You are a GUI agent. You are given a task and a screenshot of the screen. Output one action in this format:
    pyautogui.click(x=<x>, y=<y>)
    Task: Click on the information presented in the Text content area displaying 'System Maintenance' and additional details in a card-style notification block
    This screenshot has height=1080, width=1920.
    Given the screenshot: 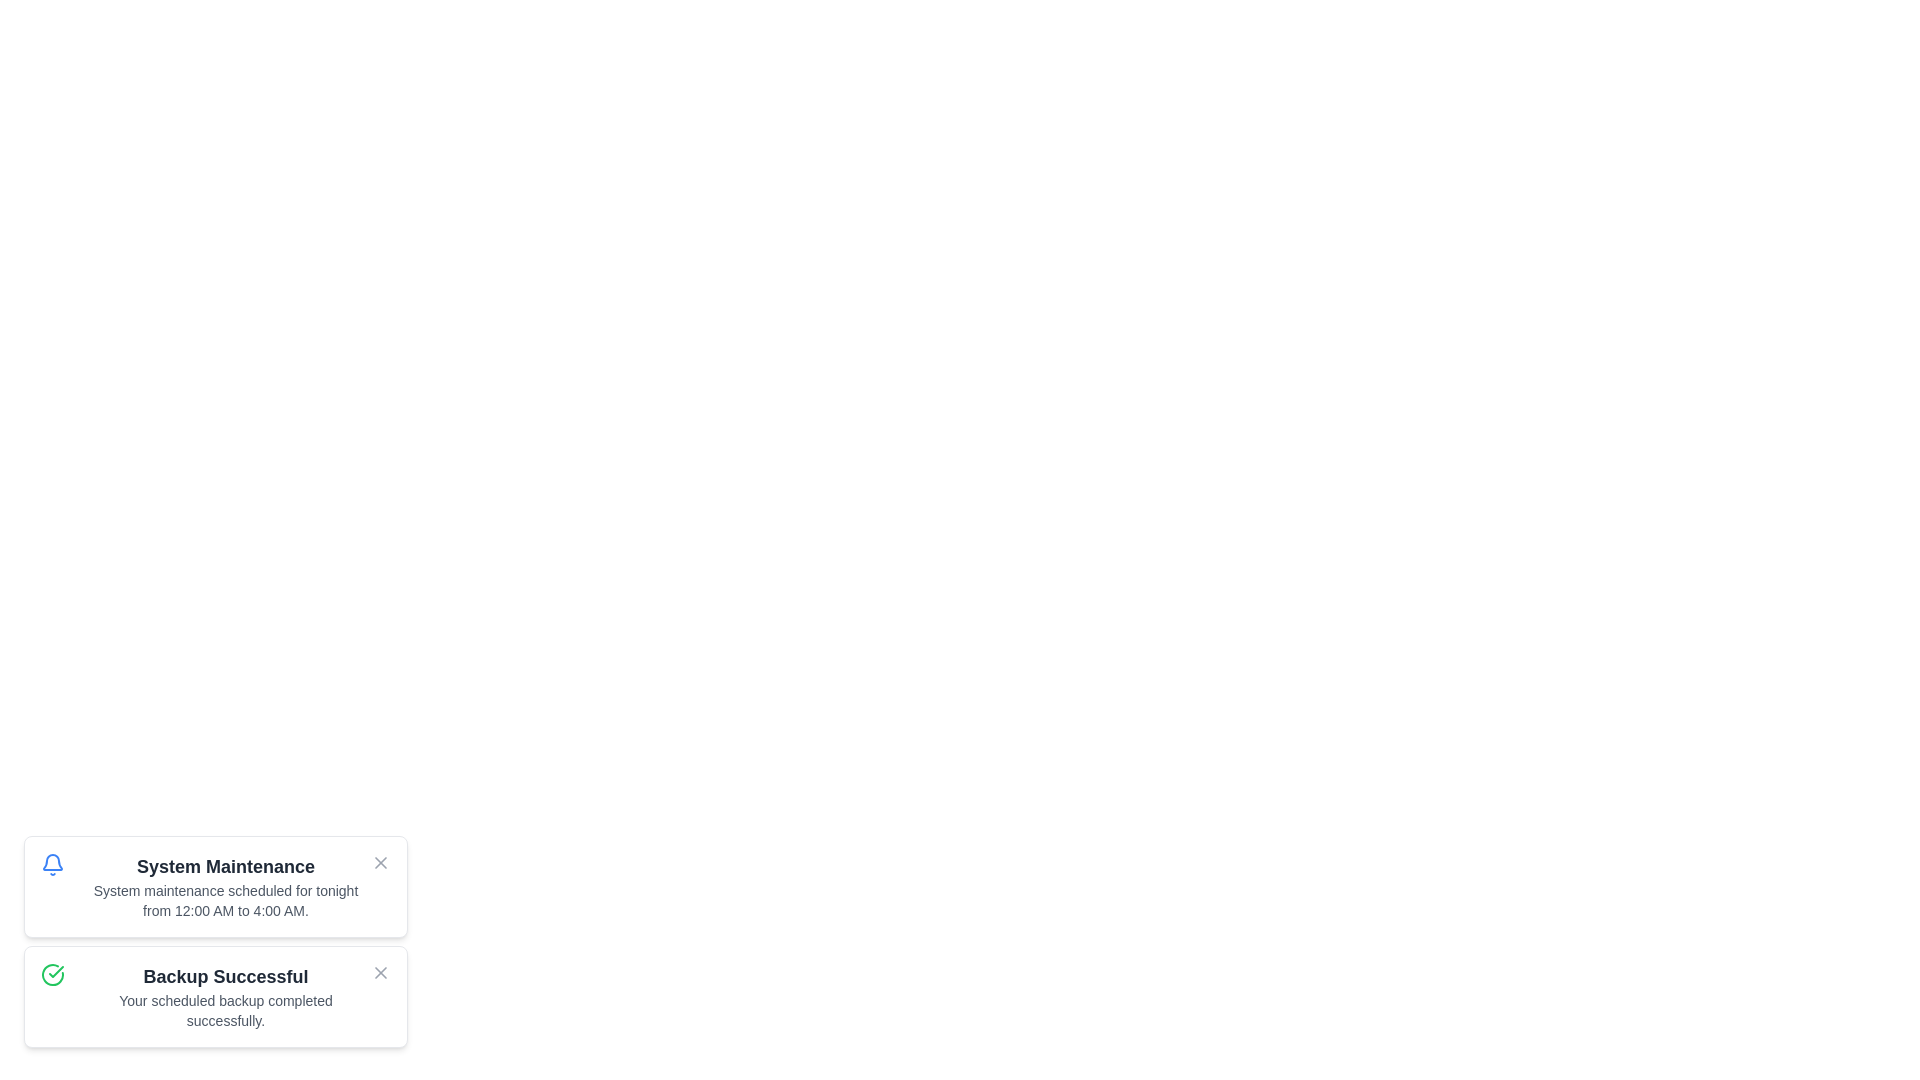 What is the action you would take?
    pyautogui.click(x=225, y=886)
    